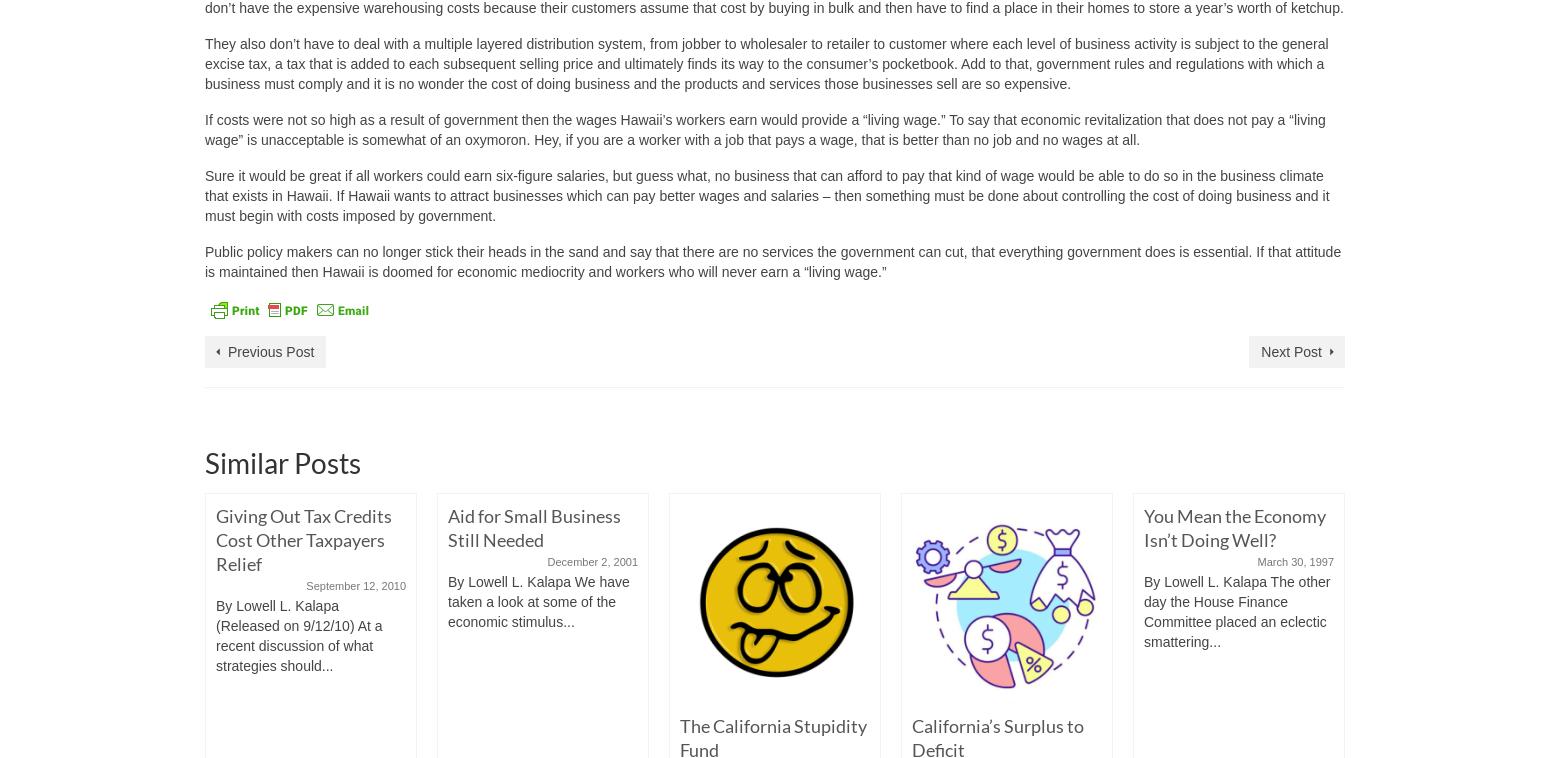 This screenshot has width=1550, height=758. I want to click on 'Giving Out Tax Credits Cost Other Taxpayers Relief', so click(303, 538).